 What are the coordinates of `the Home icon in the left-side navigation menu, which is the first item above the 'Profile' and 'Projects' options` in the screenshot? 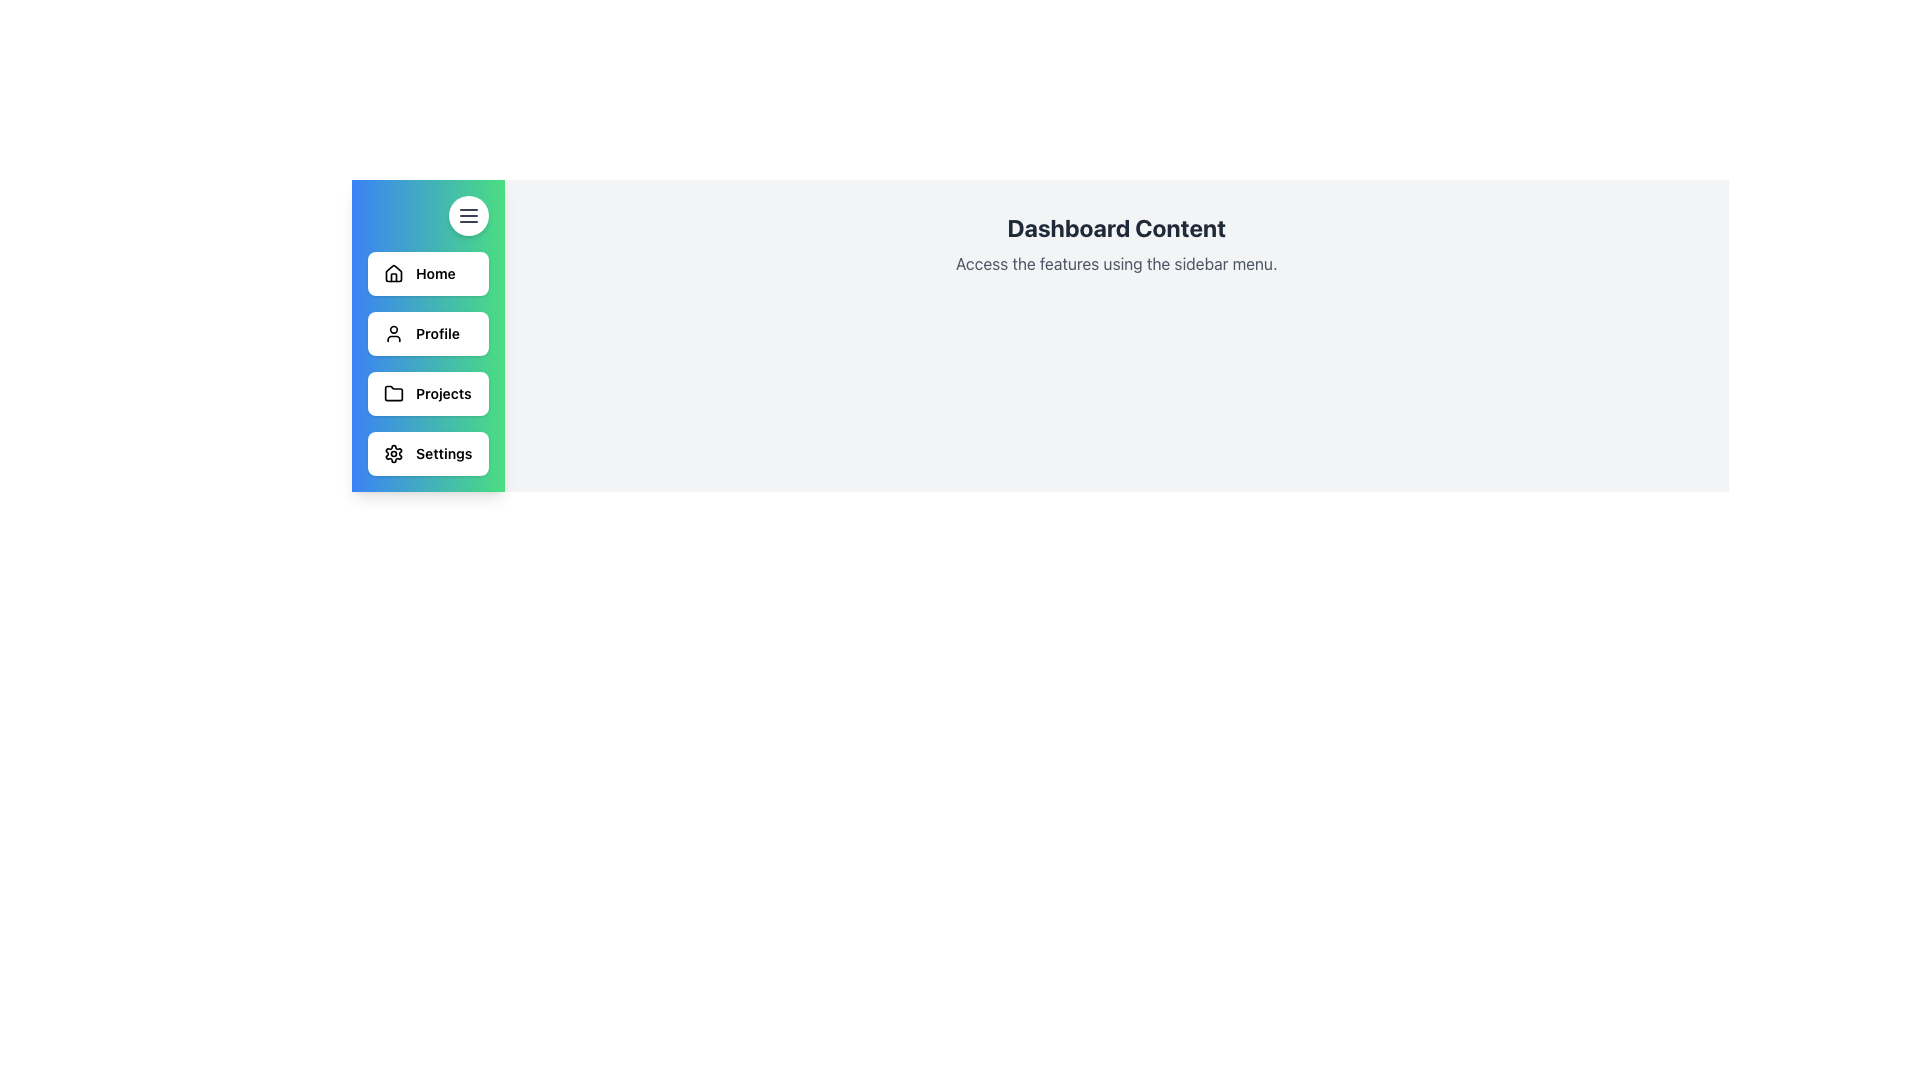 It's located at (393, 273).